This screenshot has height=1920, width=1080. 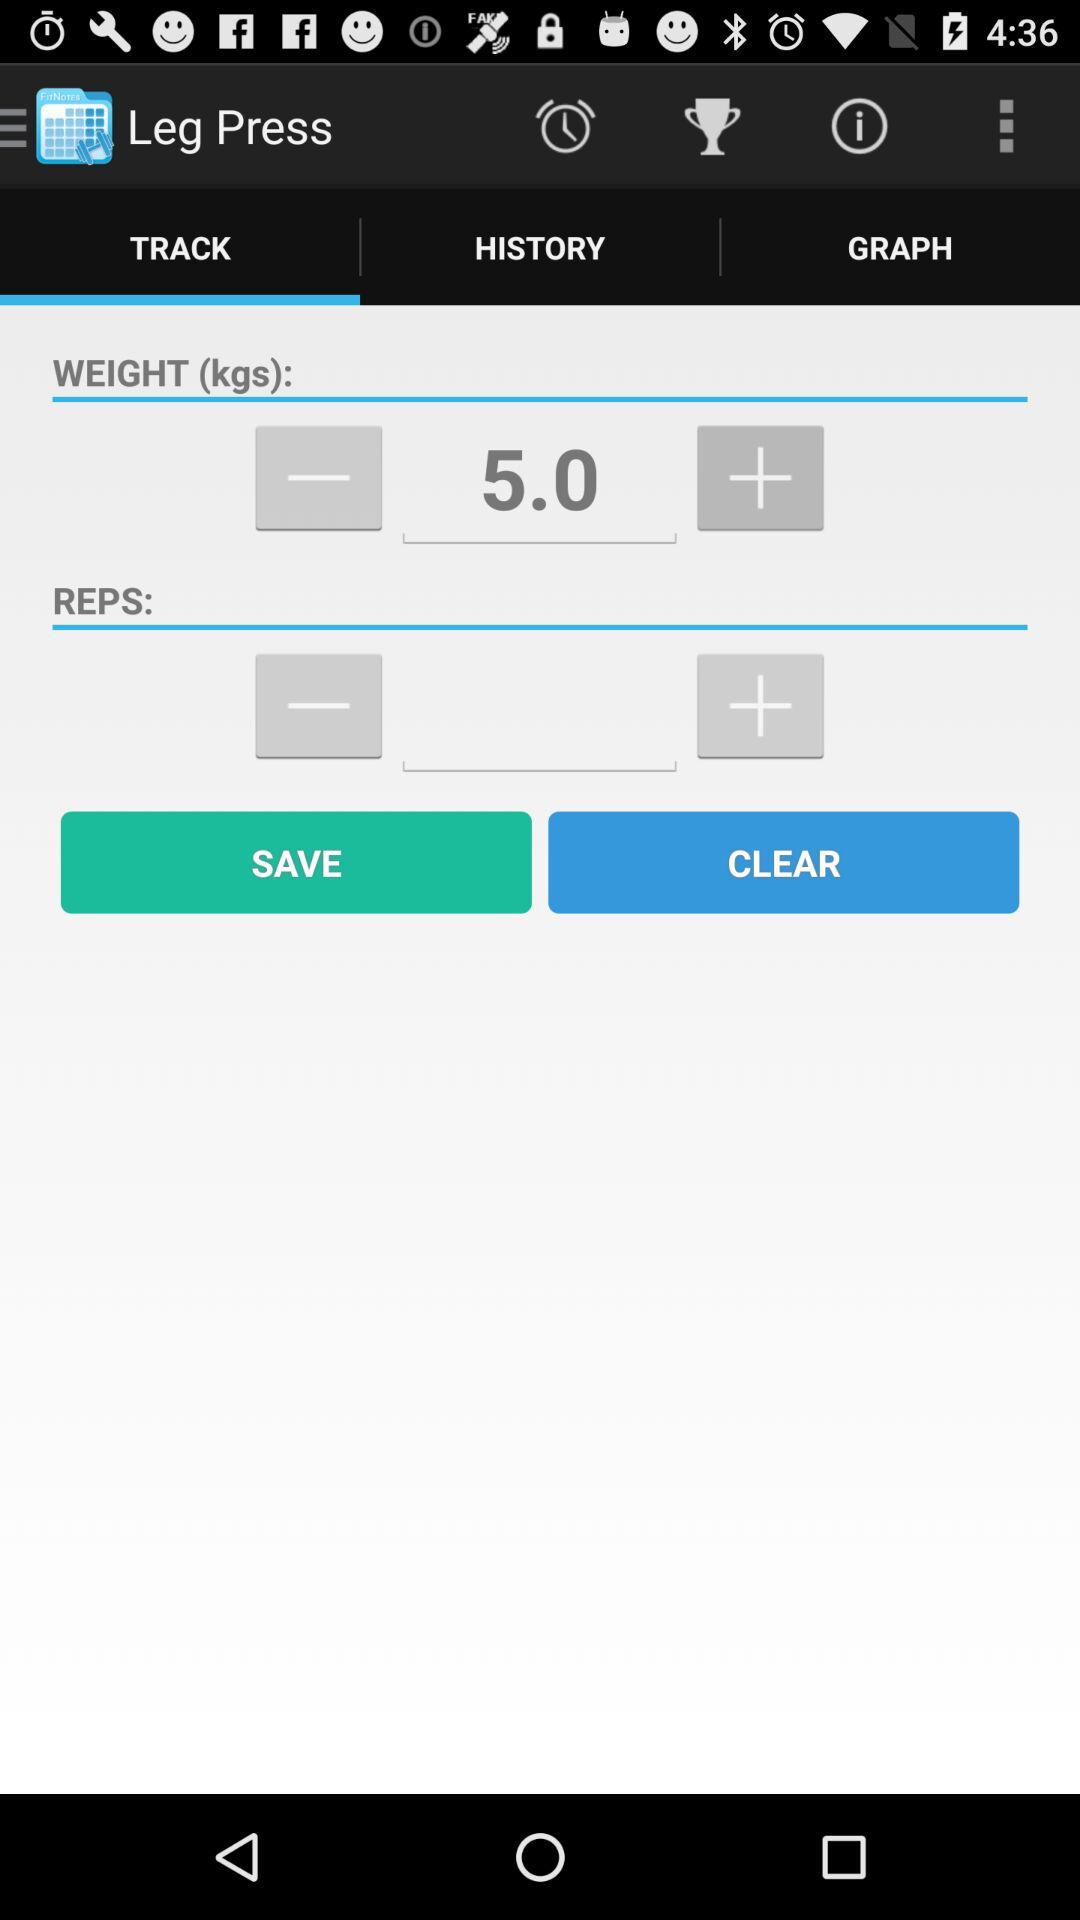 What do you see at coordinates (538, 706) in the screenshot?
I see `insert number of reps` at bounding box center [538, 706].